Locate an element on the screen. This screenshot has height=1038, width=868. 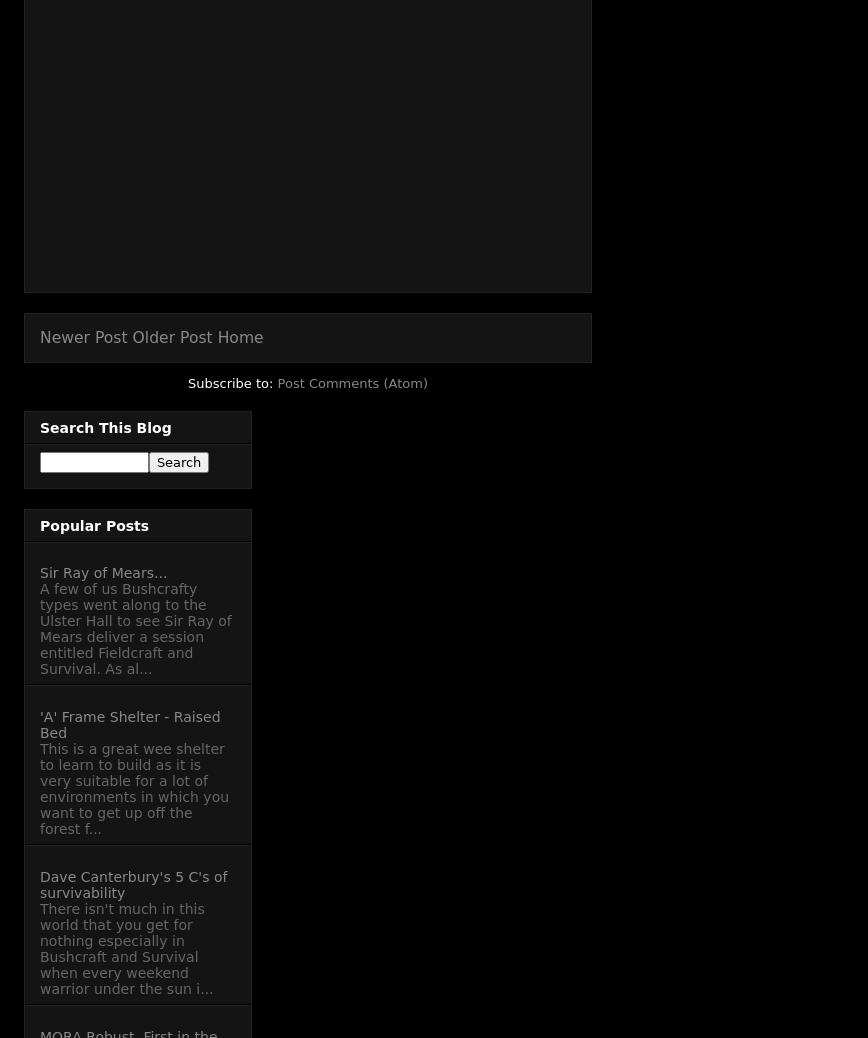
'Dave Canterbury's 5 C's of survivability' is located at coordinates (133, 884).